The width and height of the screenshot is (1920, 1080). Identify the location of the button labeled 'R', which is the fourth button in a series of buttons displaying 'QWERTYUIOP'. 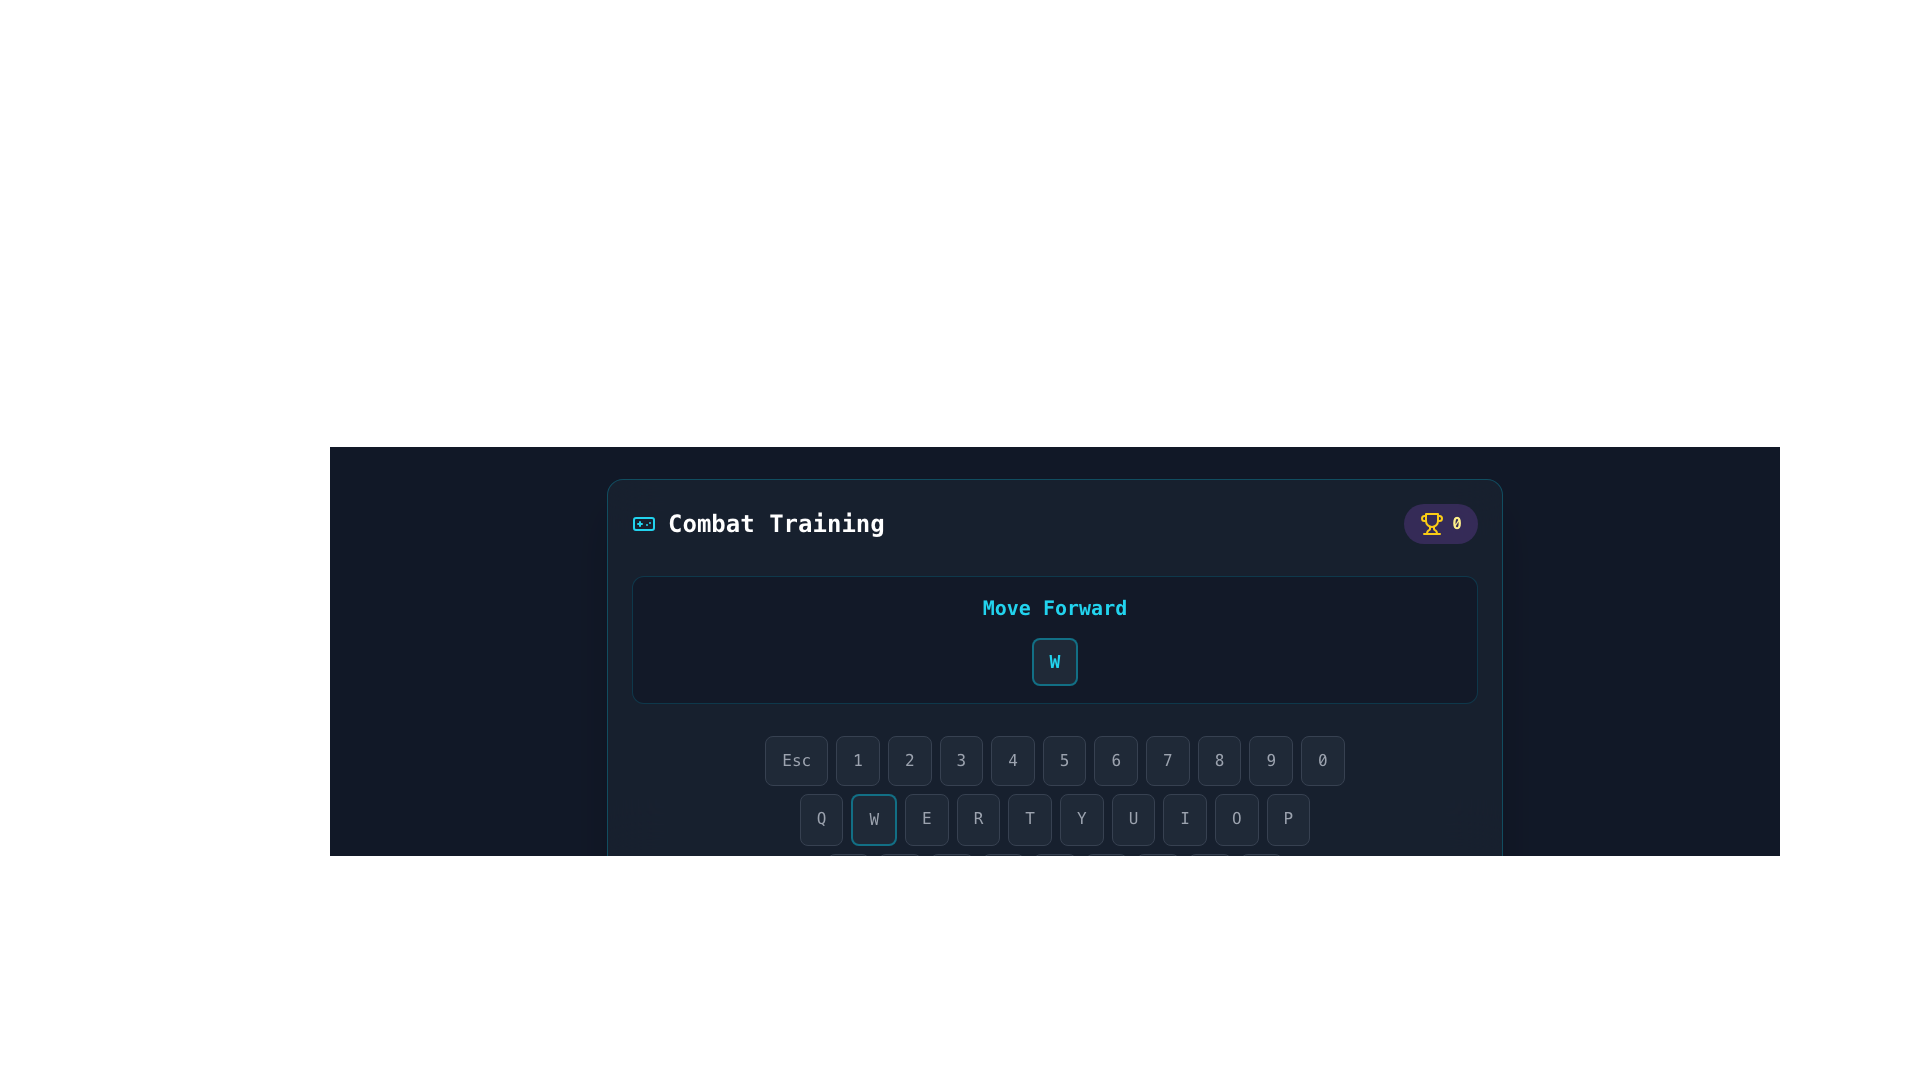
(978, 820).